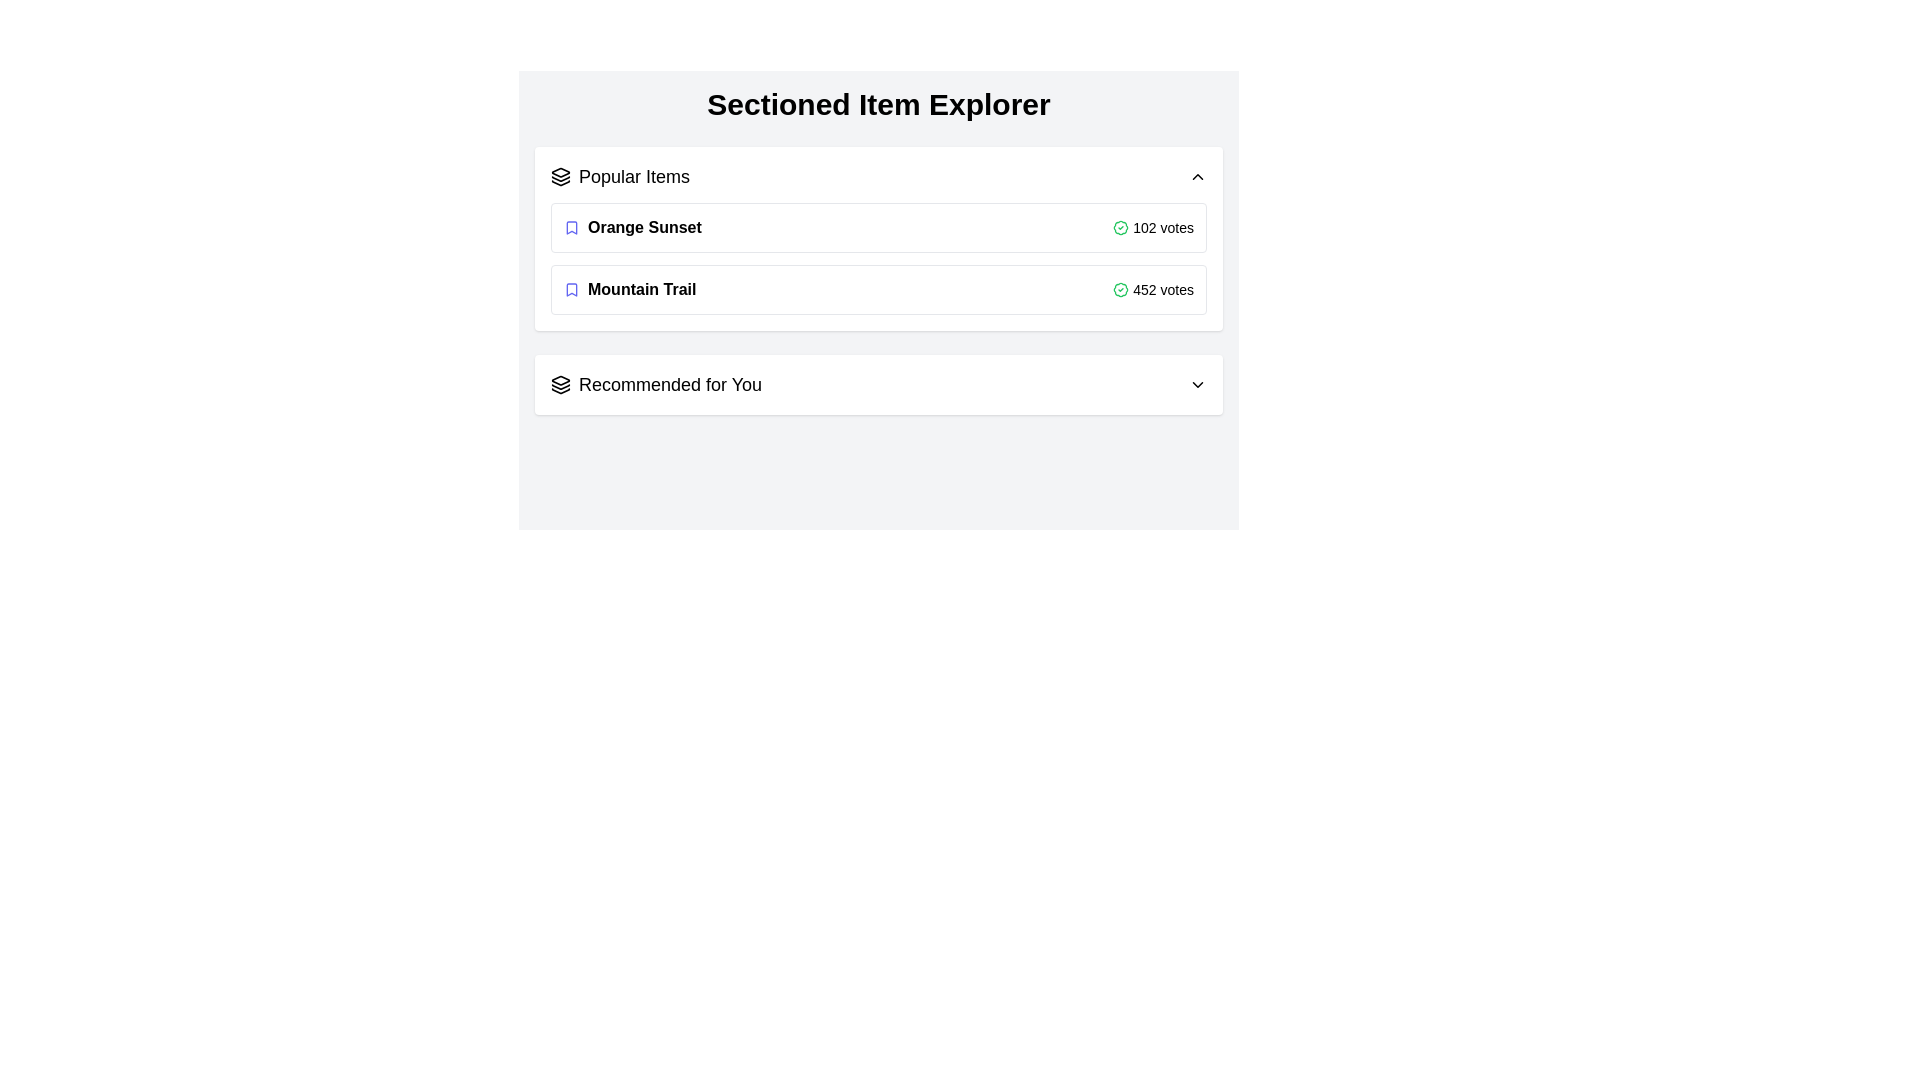 Image resolution: width=1920 pixels, height=1080 pixels. I want to click on the middle triangular shape of the layered icon located in the 'Popular Items' section, so click(560, 178).